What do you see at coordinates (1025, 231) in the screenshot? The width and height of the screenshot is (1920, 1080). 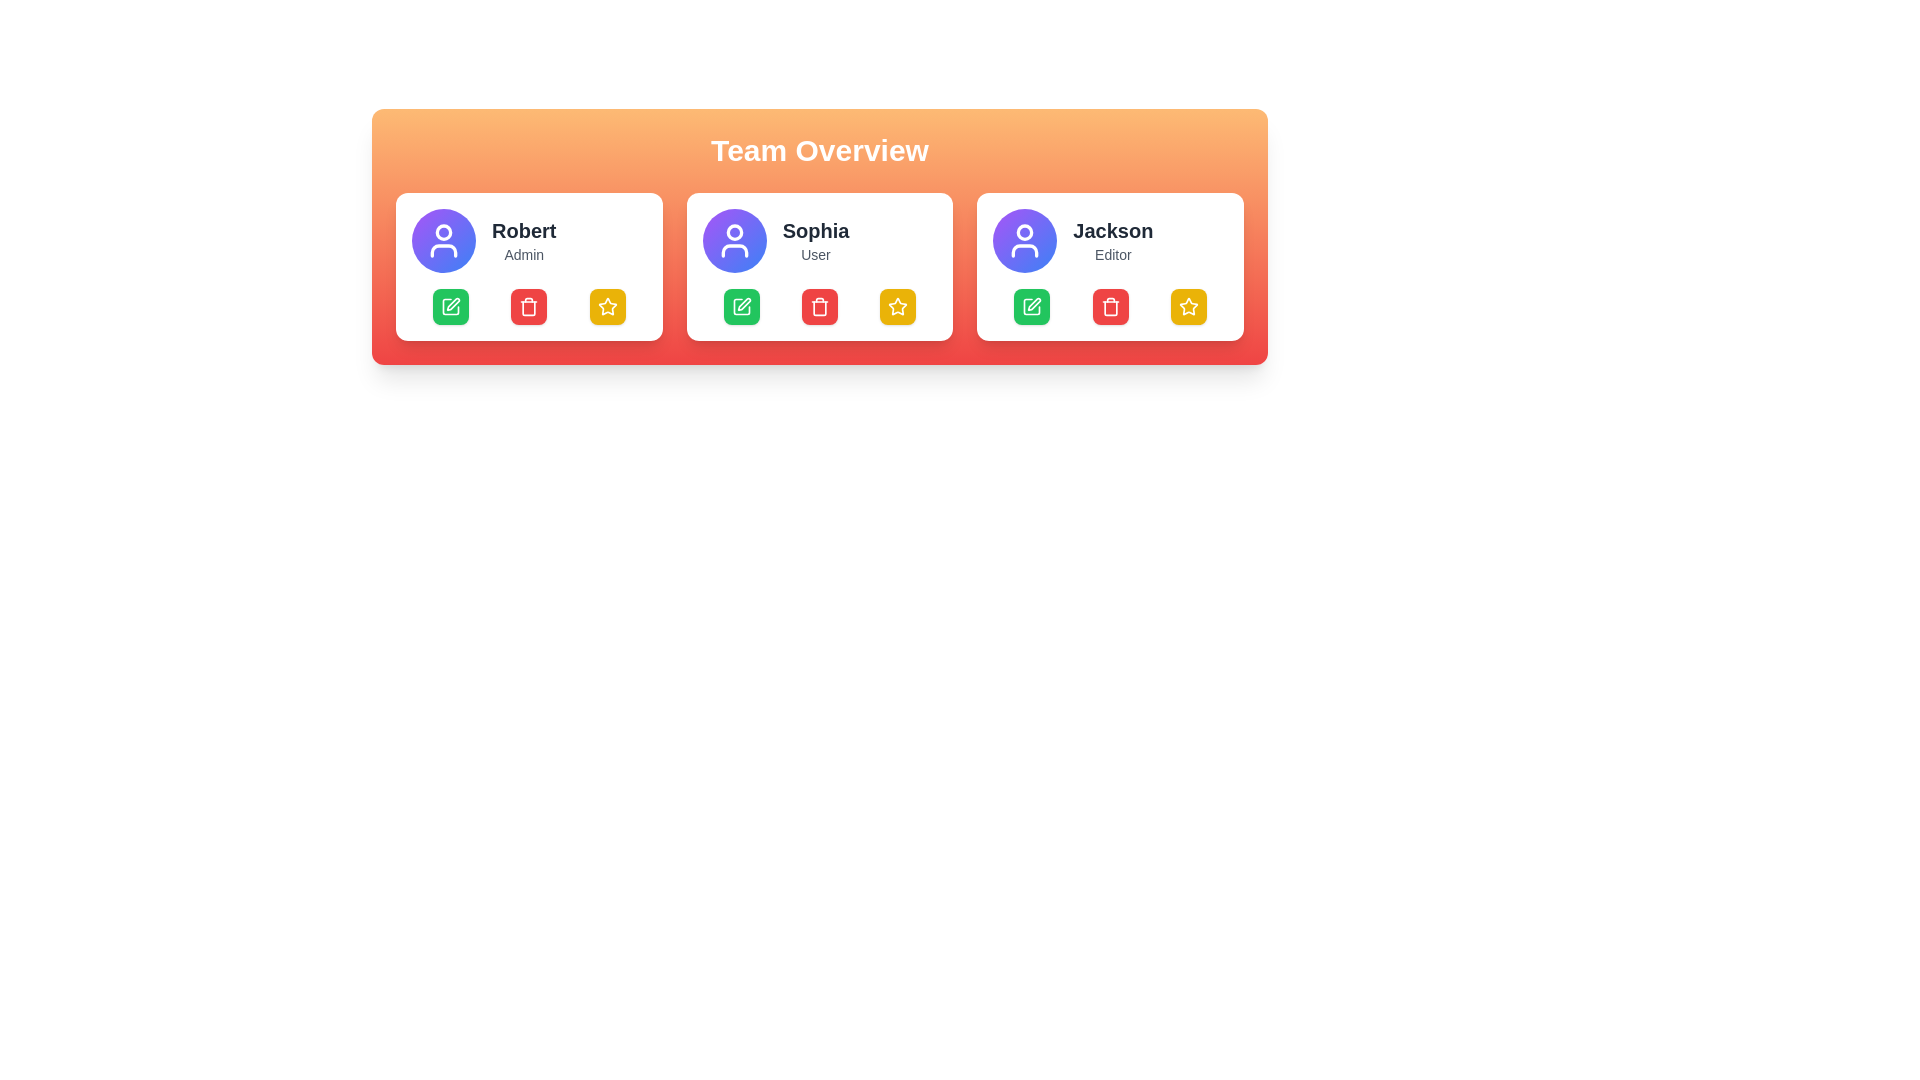 I see `the SVG circle graphical element that is part of the user profile icon for 'Jackson' in the rightmost card of the interface` at bounding box center [1025, 231].